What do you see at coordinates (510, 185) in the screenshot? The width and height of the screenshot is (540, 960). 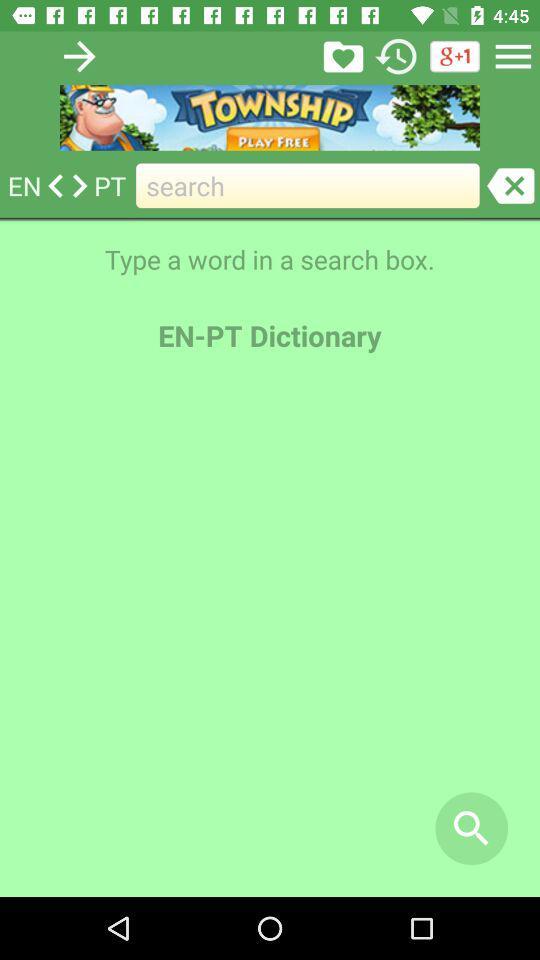 I see `clears the text box for the search field` at bounding box center [510, 185].